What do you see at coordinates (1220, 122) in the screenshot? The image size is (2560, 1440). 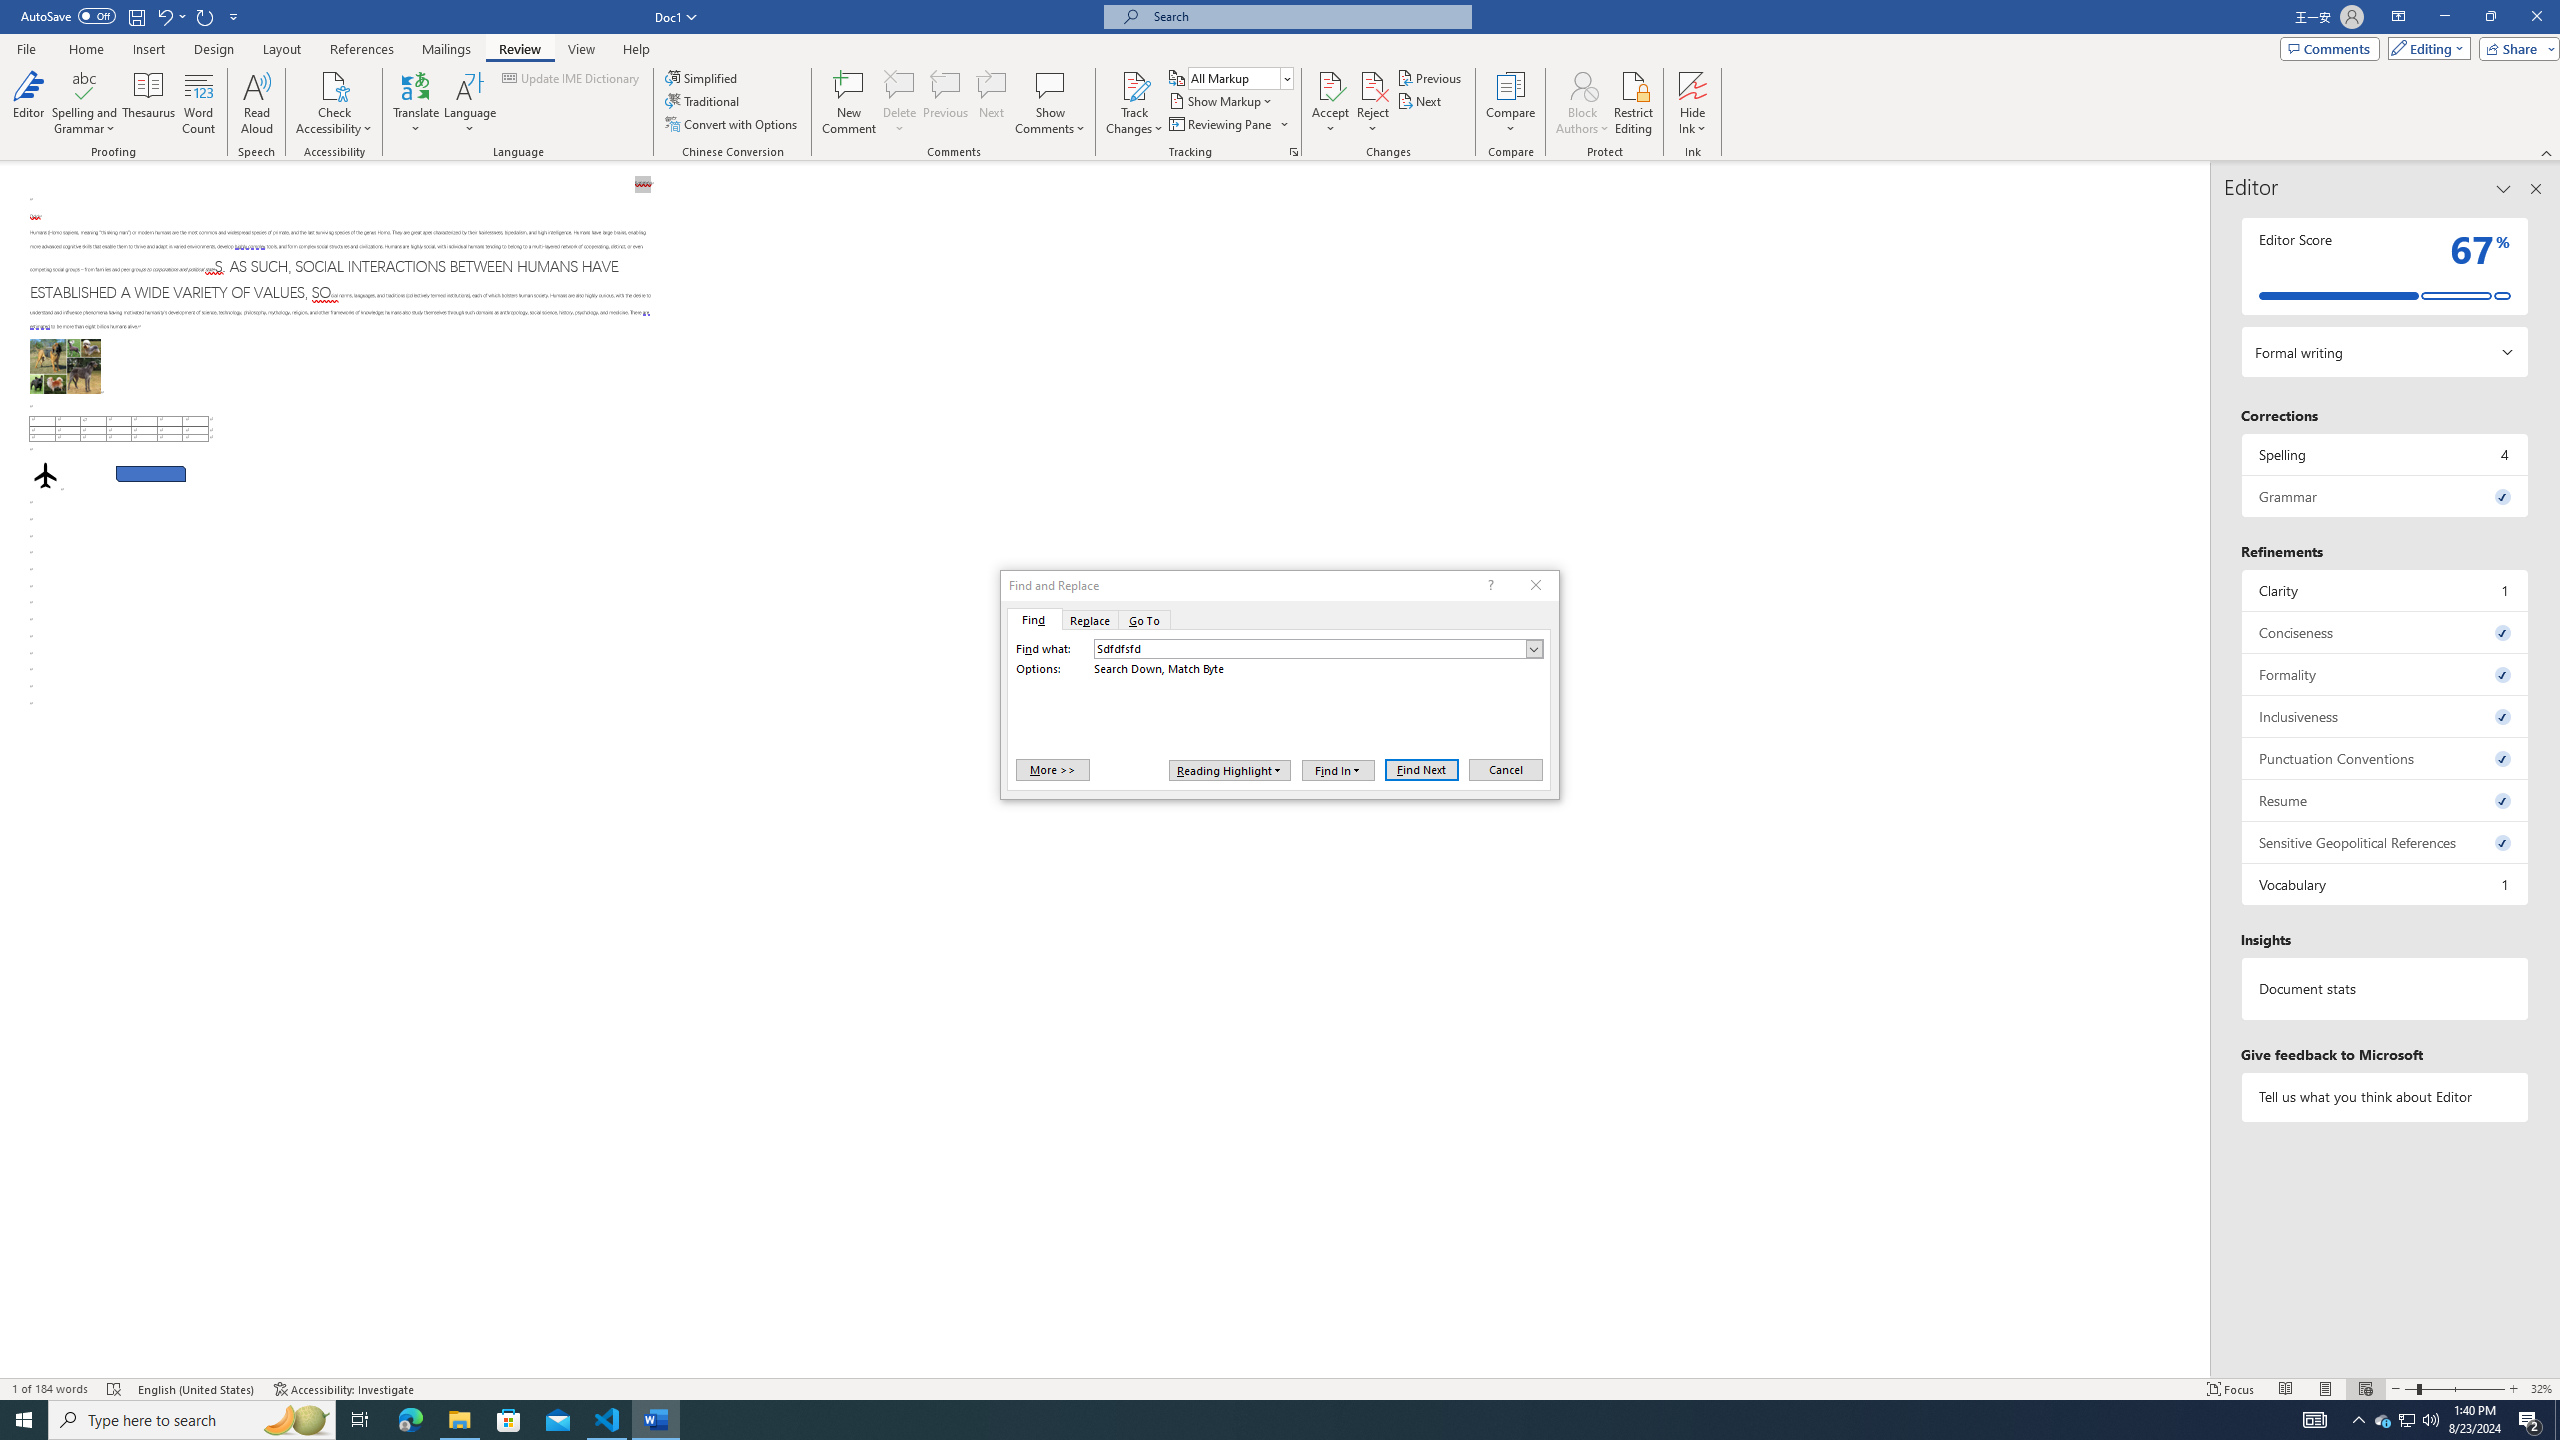 I see `'Reviewing Pane'` at bounding box center [1220, 122].